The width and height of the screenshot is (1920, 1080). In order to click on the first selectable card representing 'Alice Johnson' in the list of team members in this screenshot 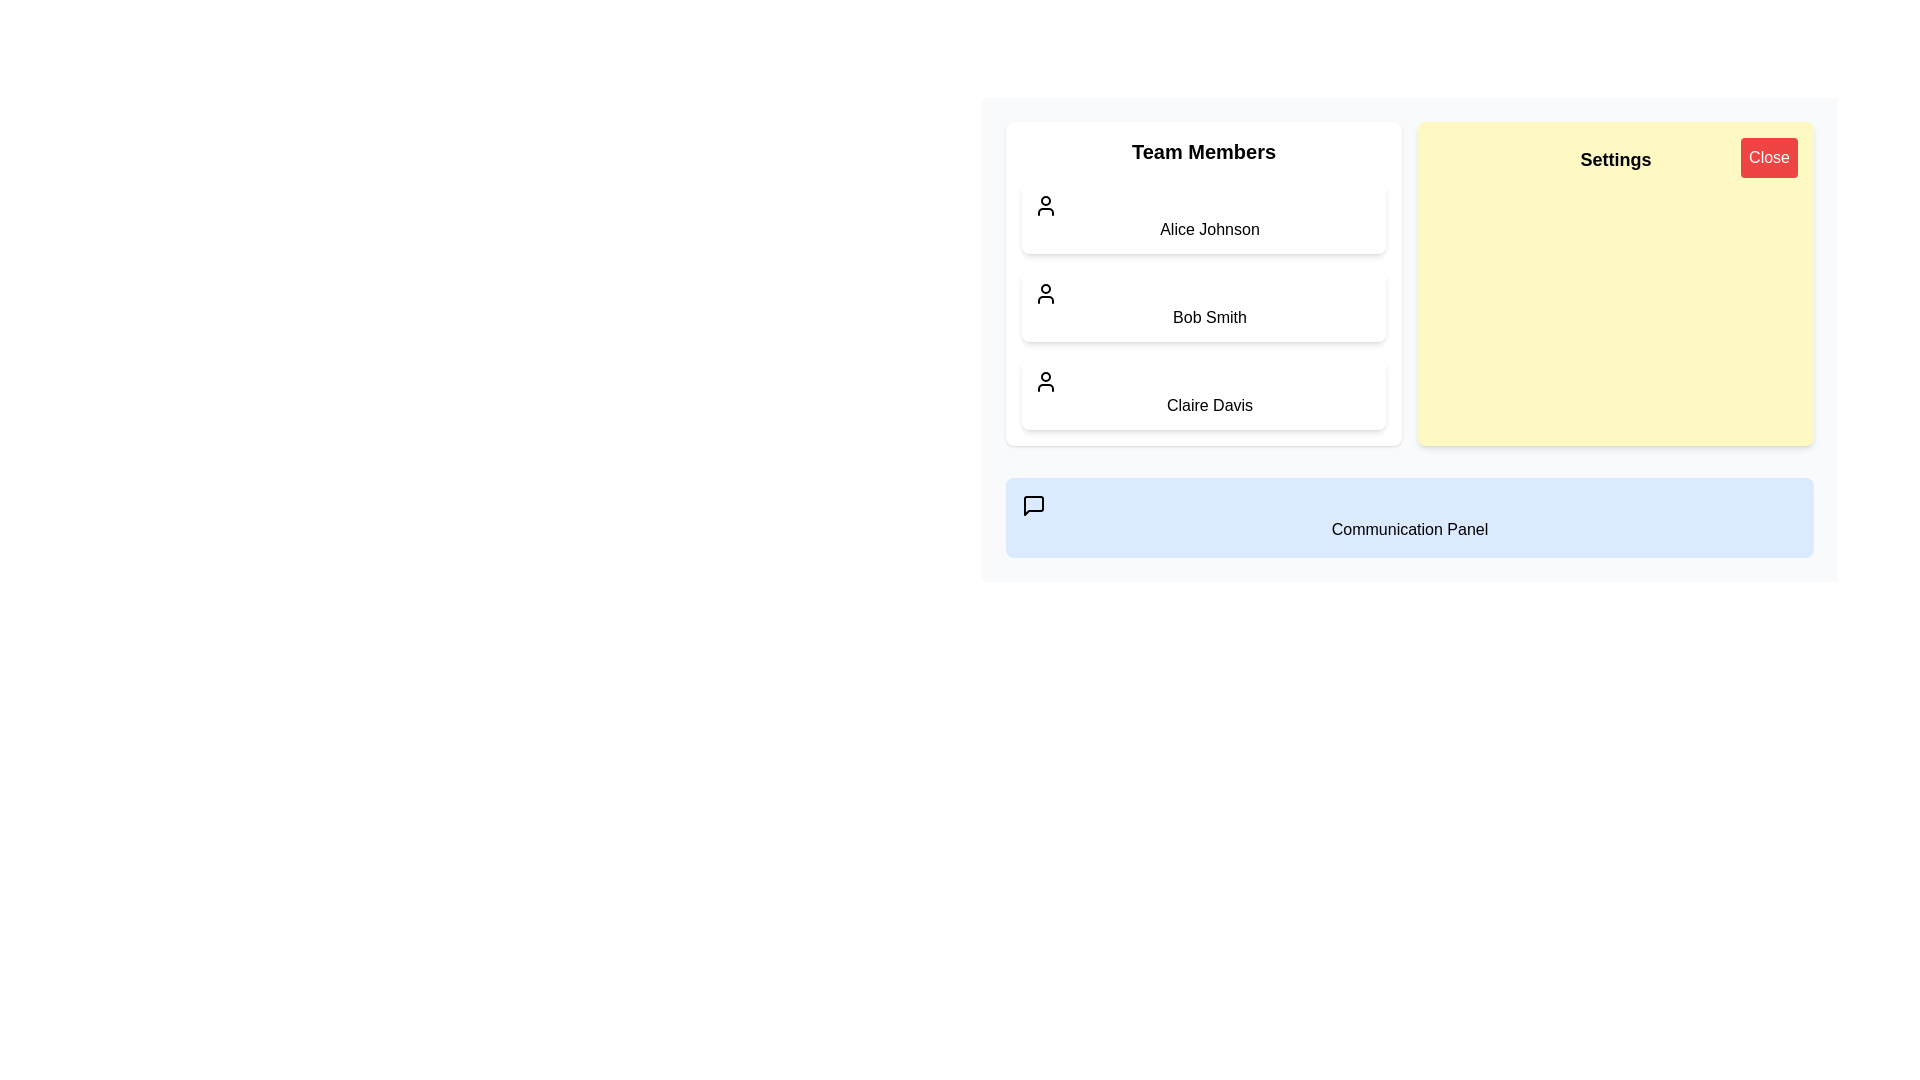, I will do `click(1203, 218)`.